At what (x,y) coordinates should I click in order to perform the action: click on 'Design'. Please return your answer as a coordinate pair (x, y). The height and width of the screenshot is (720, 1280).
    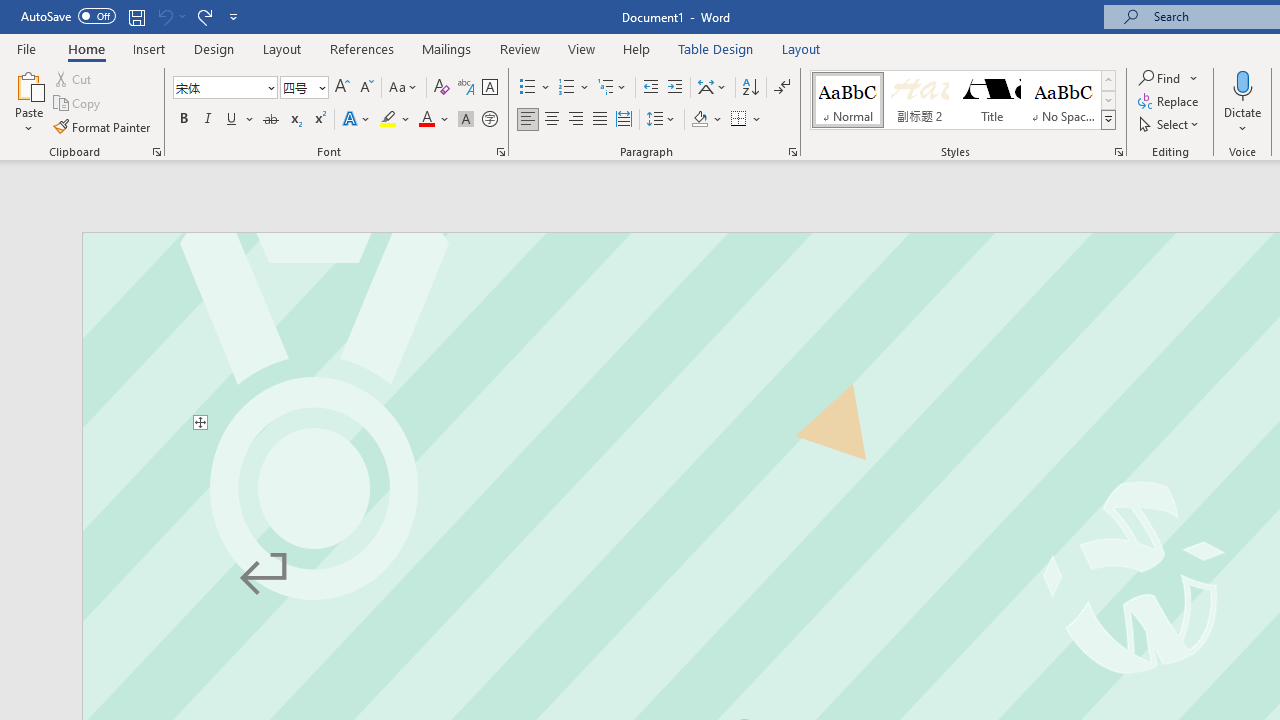
    Looking at the image, I should click on (214, 48).